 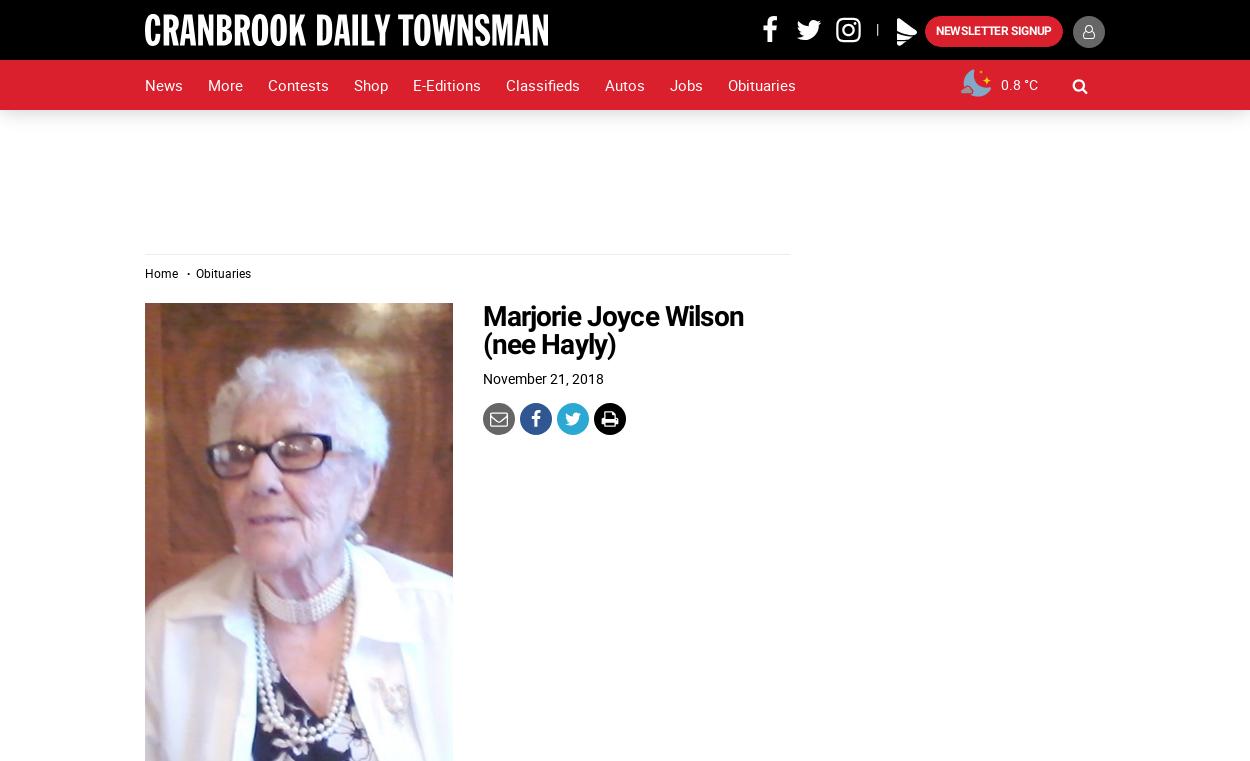 What do you see at coordinates (224, 85) in the screenshot?
I see `'More'` at bounding box center [224, 85].